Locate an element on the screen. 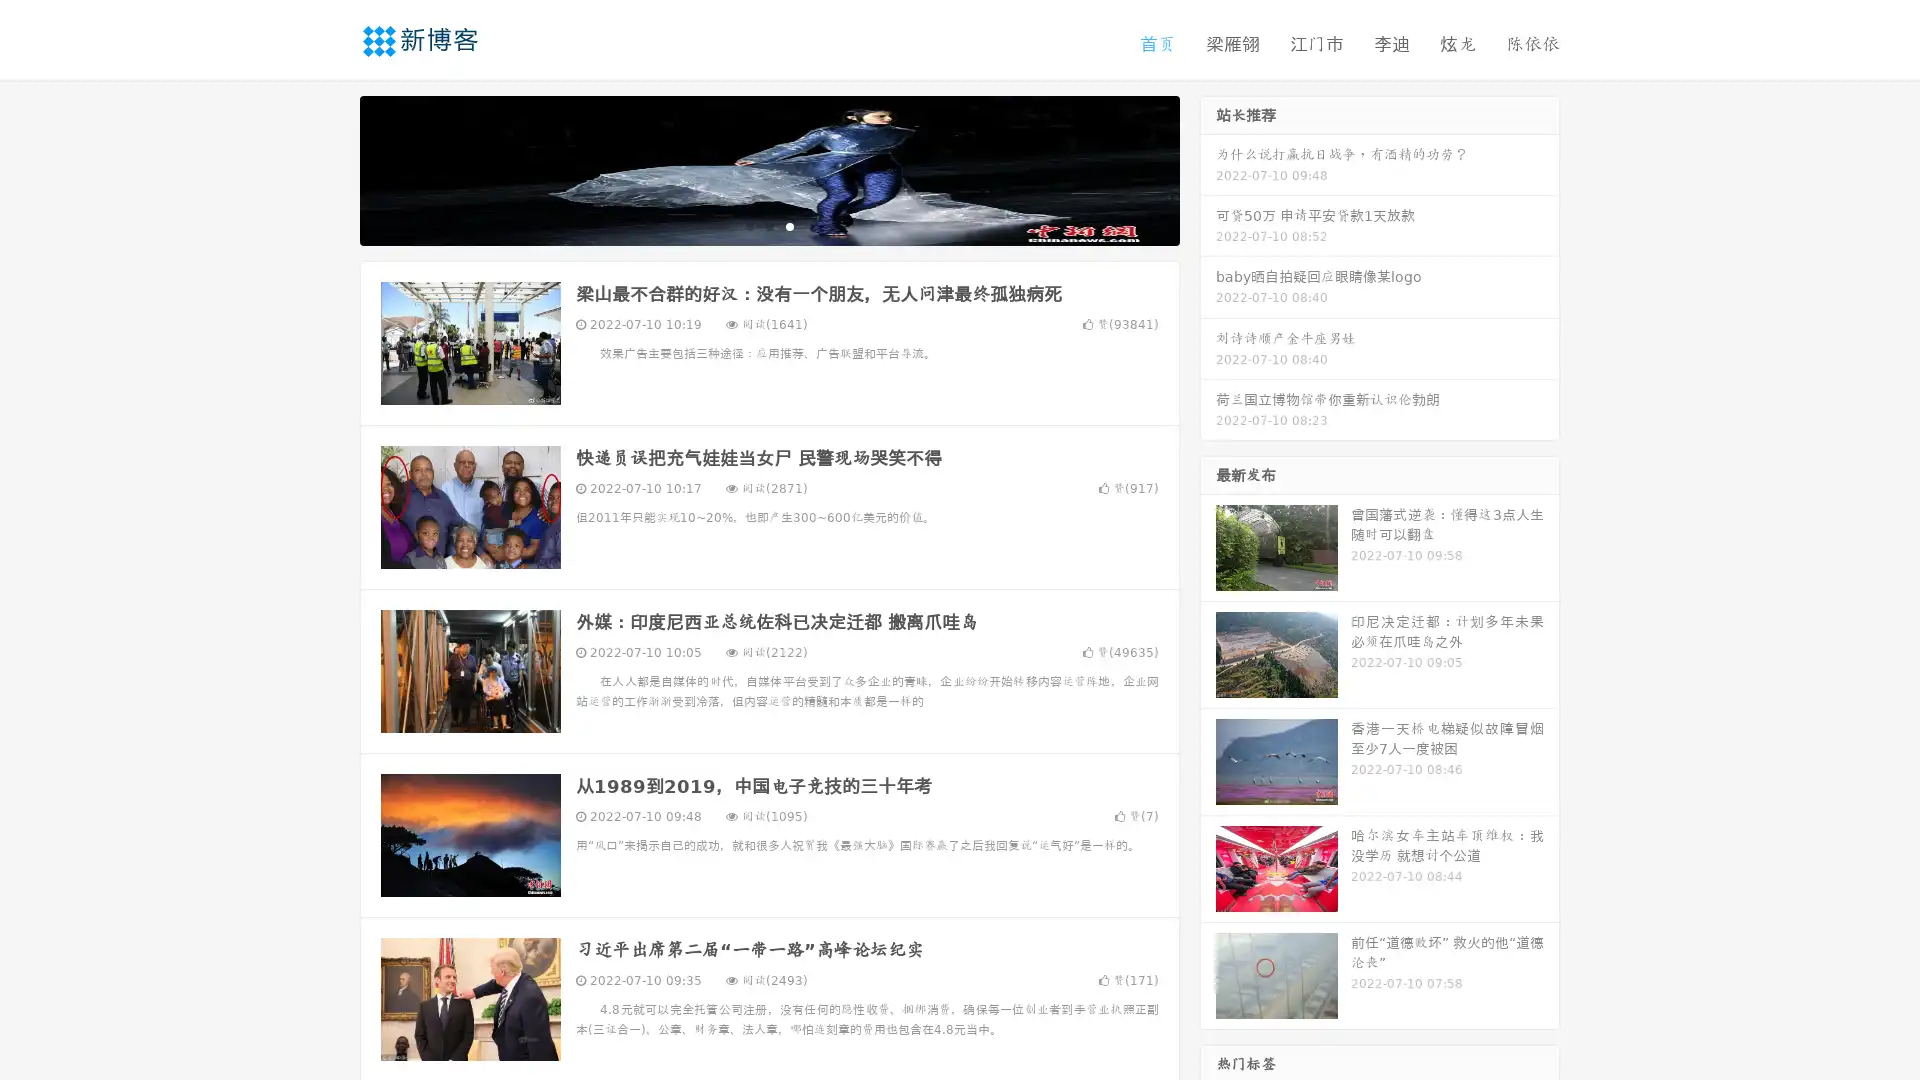  Previous slide is located at coordinates (330, 168).